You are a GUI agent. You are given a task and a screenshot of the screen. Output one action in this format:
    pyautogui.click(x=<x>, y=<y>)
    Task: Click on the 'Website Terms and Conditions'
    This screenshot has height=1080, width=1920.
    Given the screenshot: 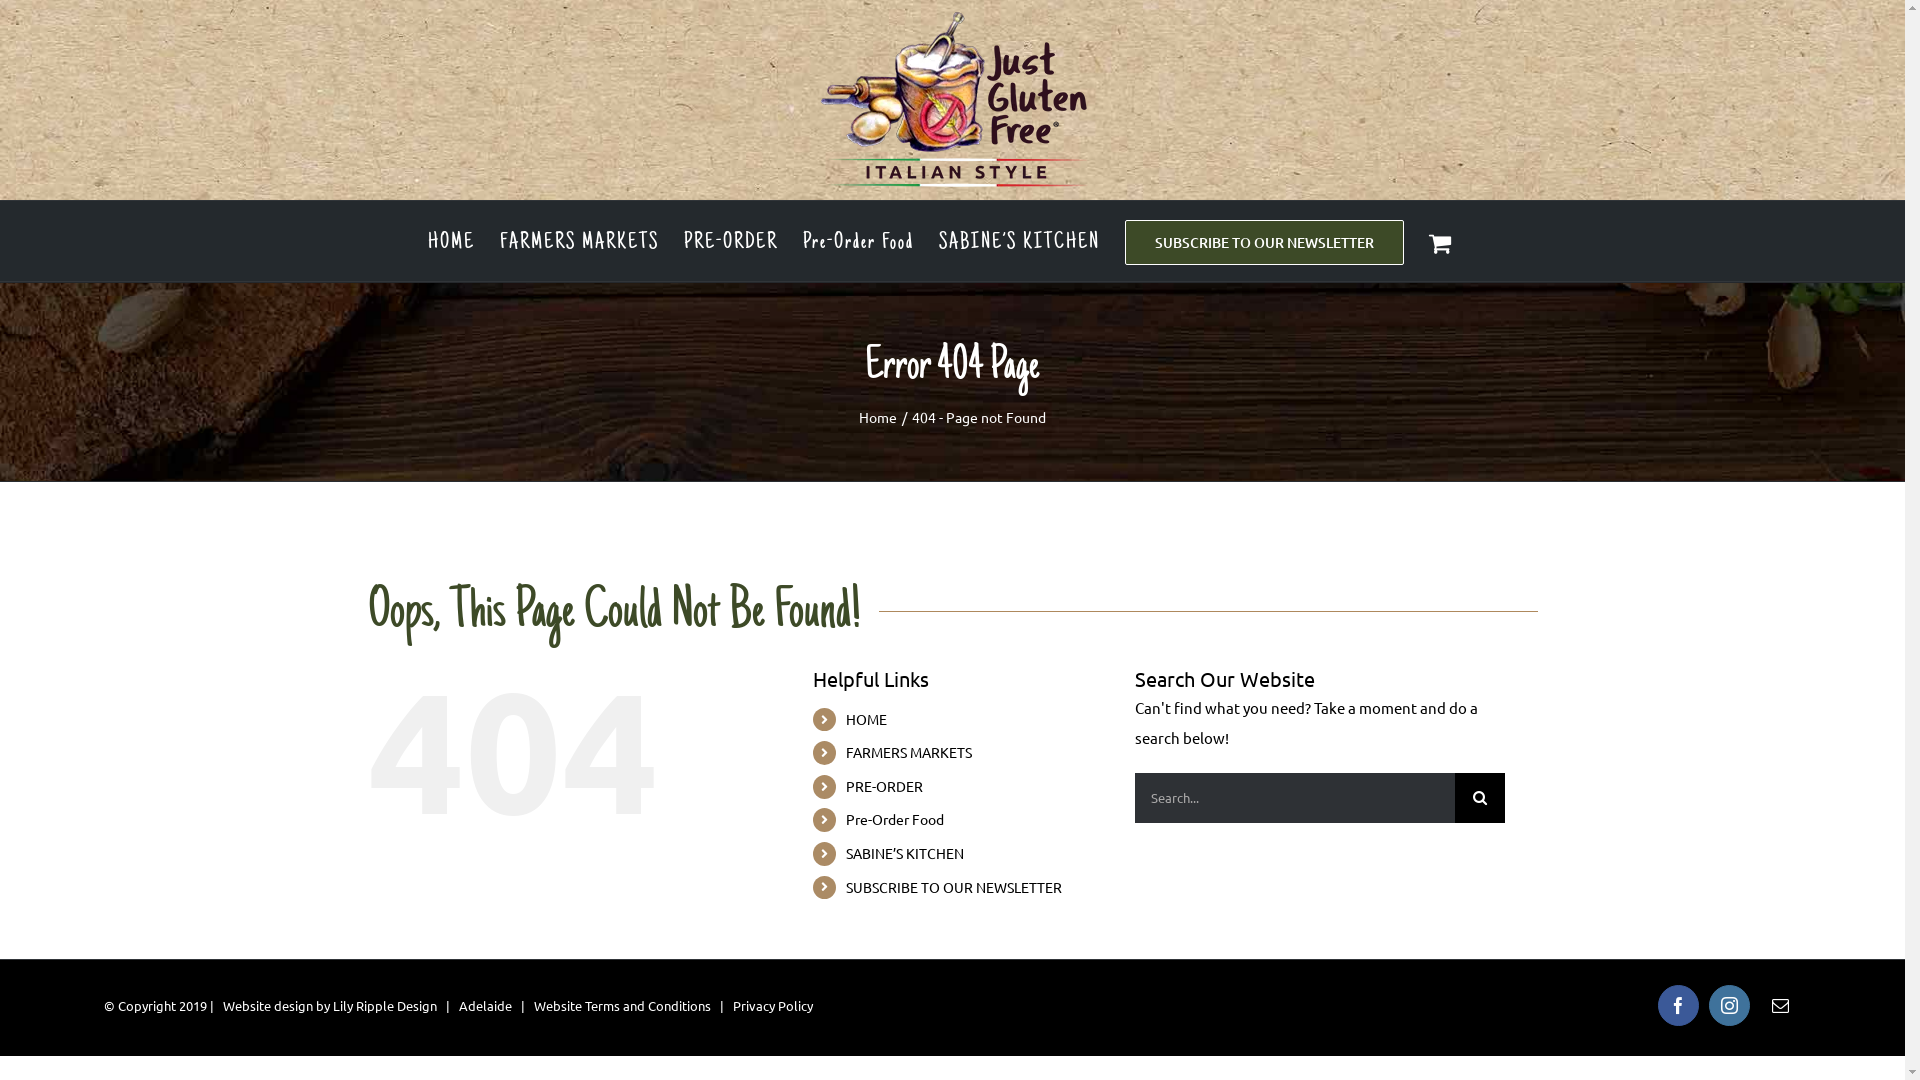 What is the action you would take?
    pyautogui.click(x=533, y=1005)
    